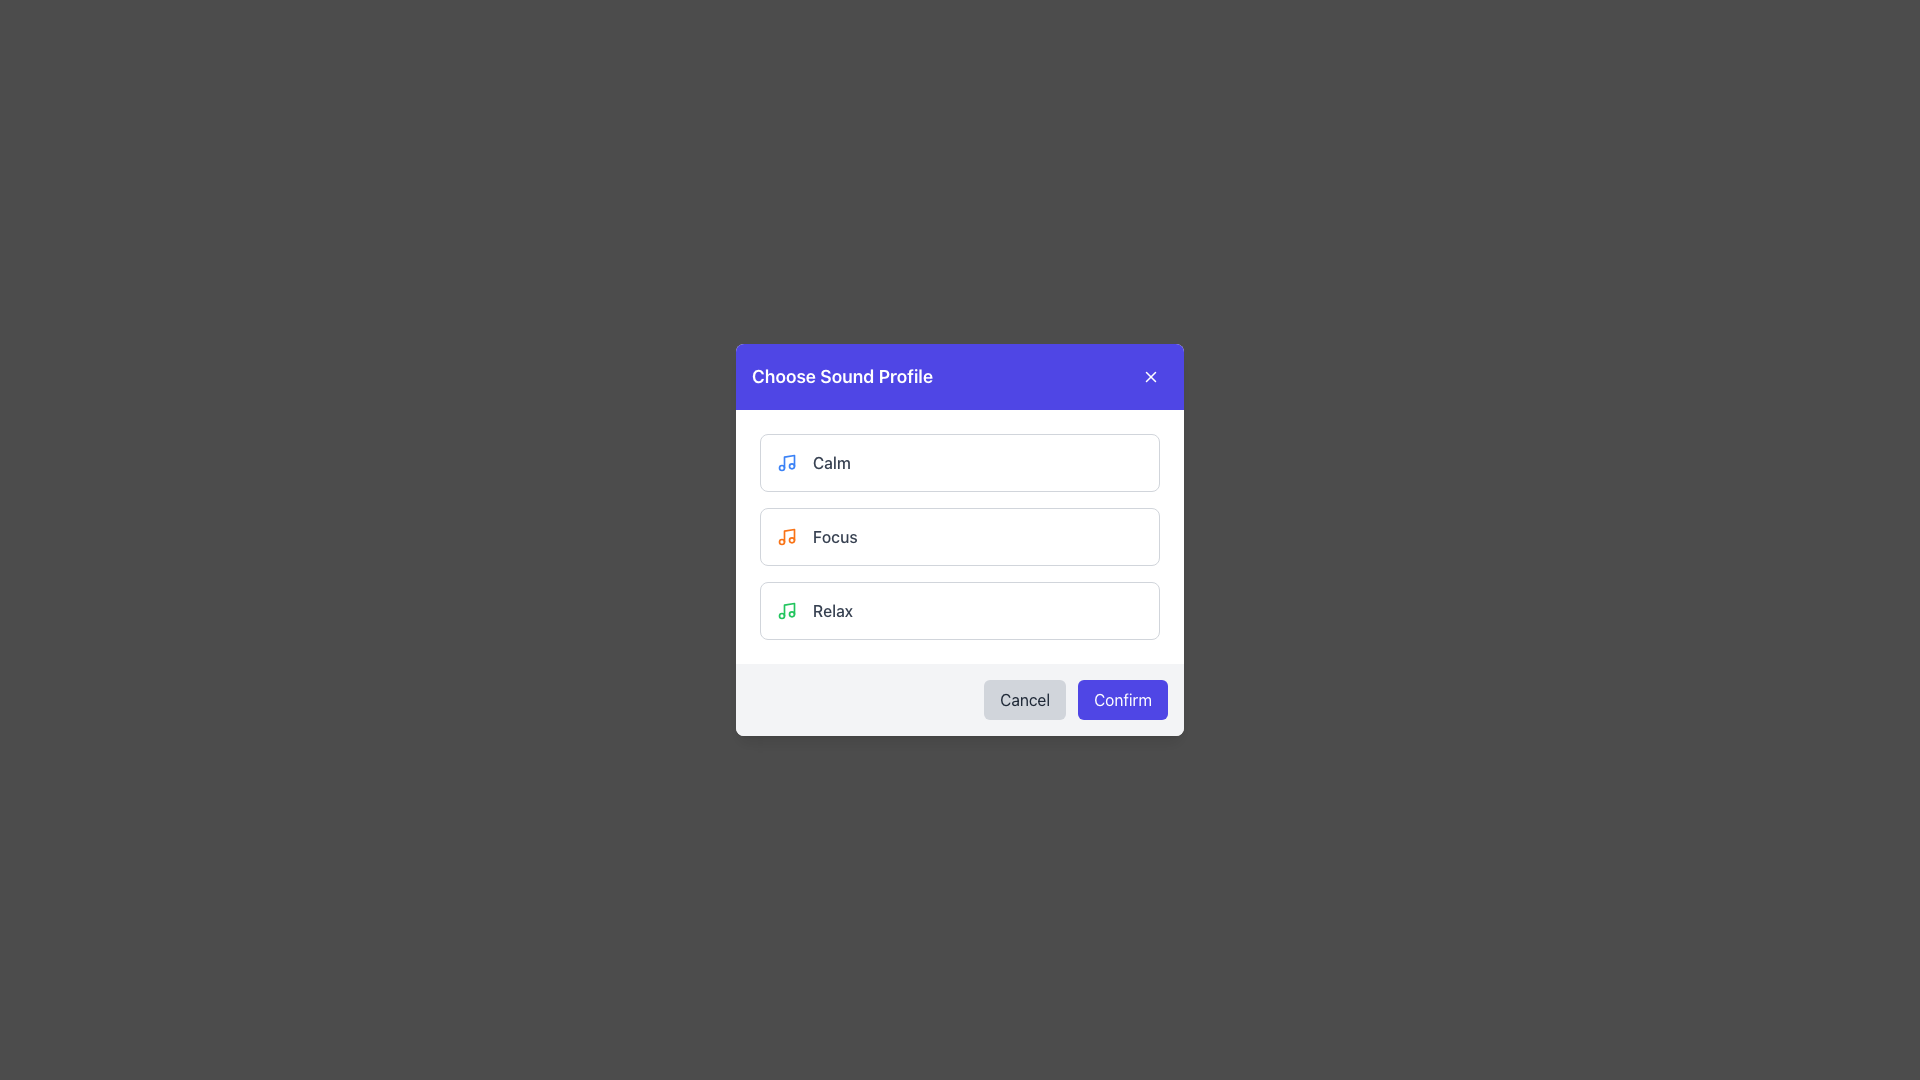  I want to click on the 'Focus' list item in the 'Choose Sound Profile' modal, so click(960, 535).